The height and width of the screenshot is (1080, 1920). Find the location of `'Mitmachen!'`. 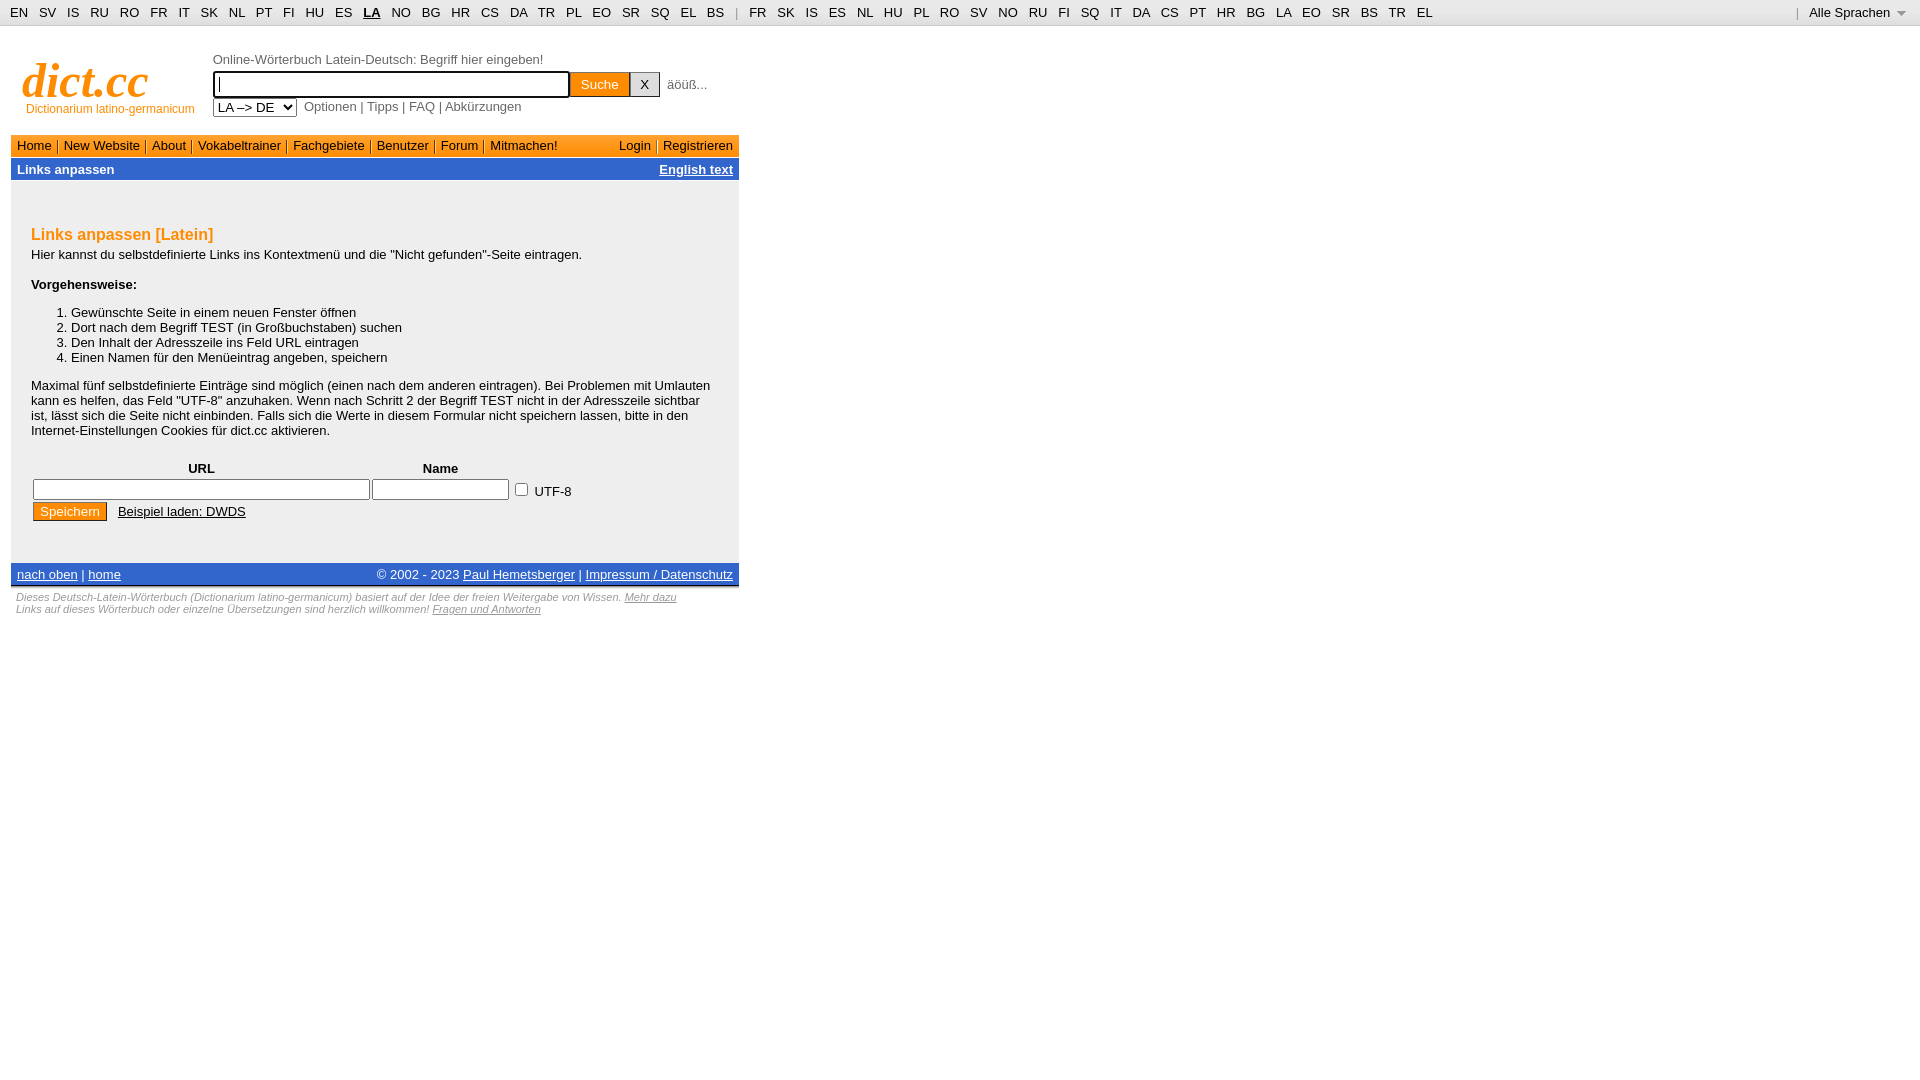

'Mitmachen!' is located at coordinates (523, 144).